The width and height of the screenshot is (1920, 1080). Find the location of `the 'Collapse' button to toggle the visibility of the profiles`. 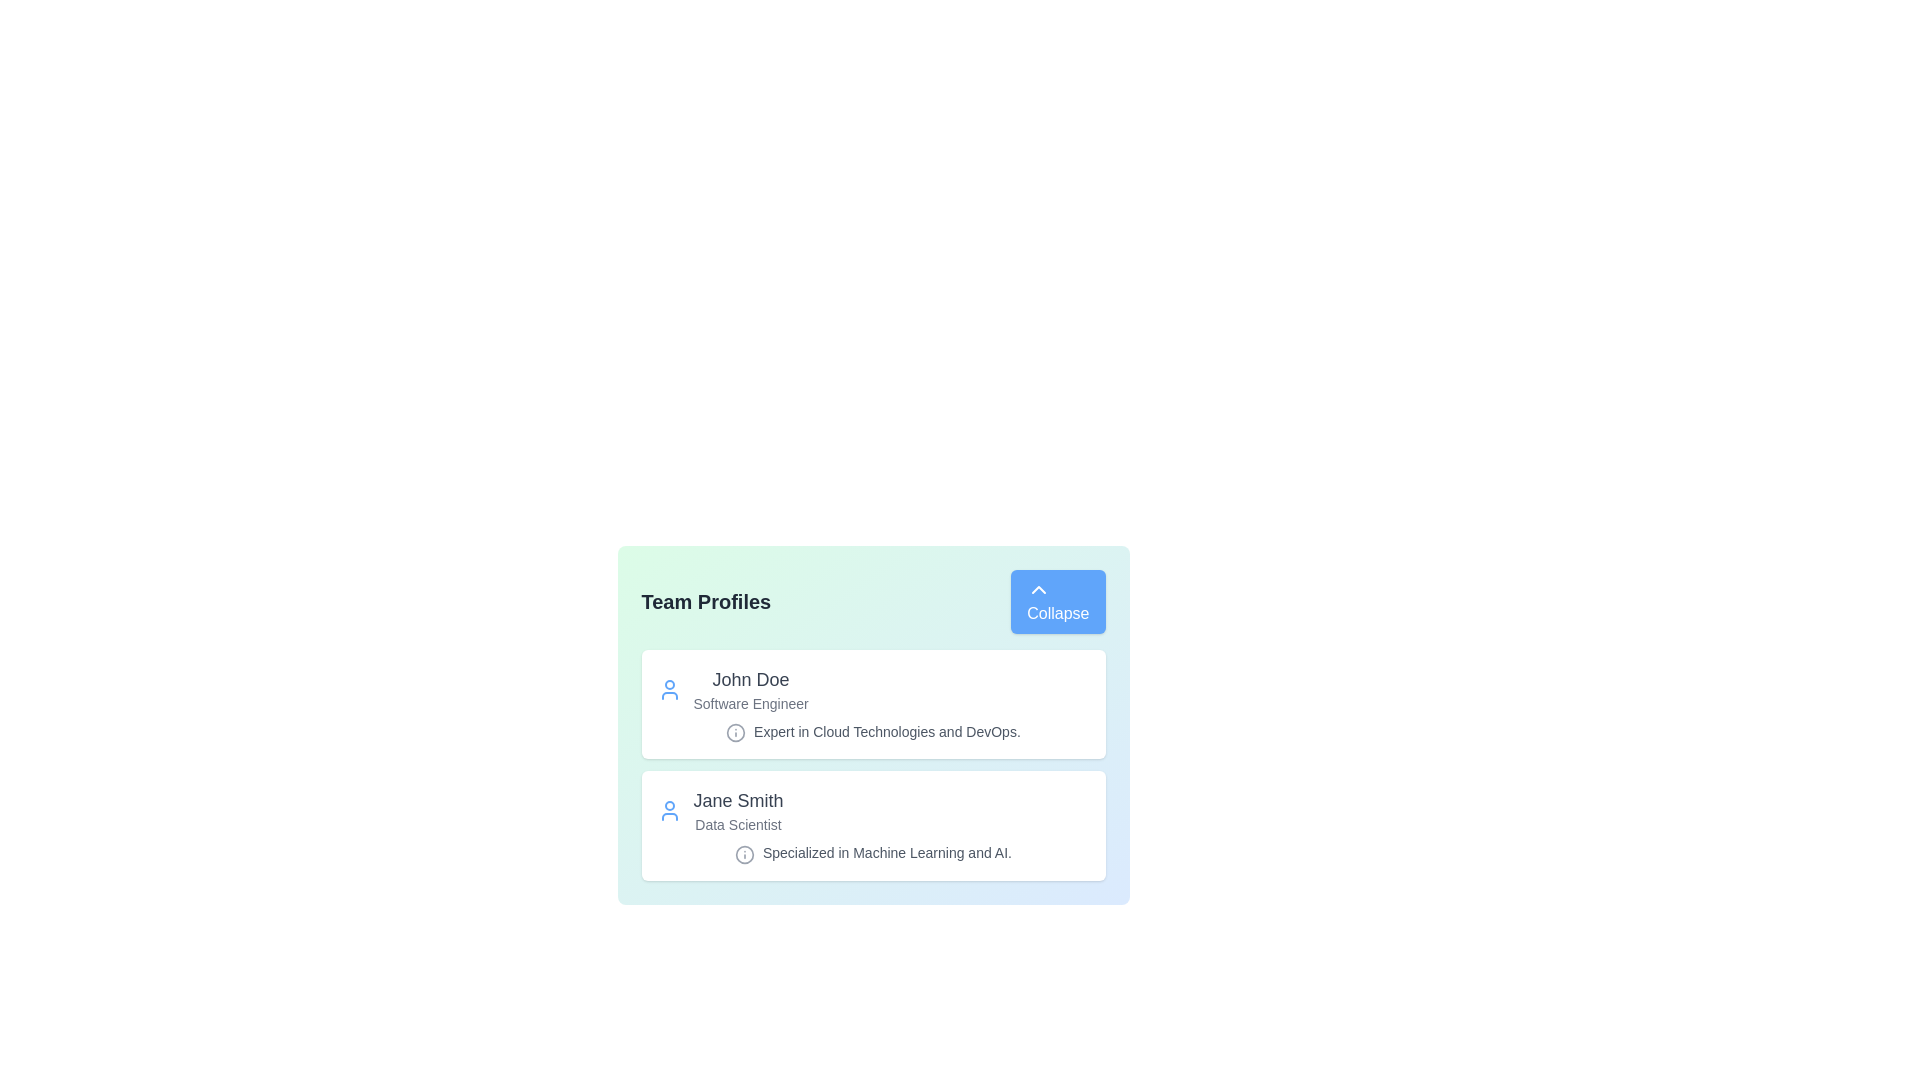

the 'Collapse' button to toggle the visibility of the profiles is located at coordinates (1056, 600).